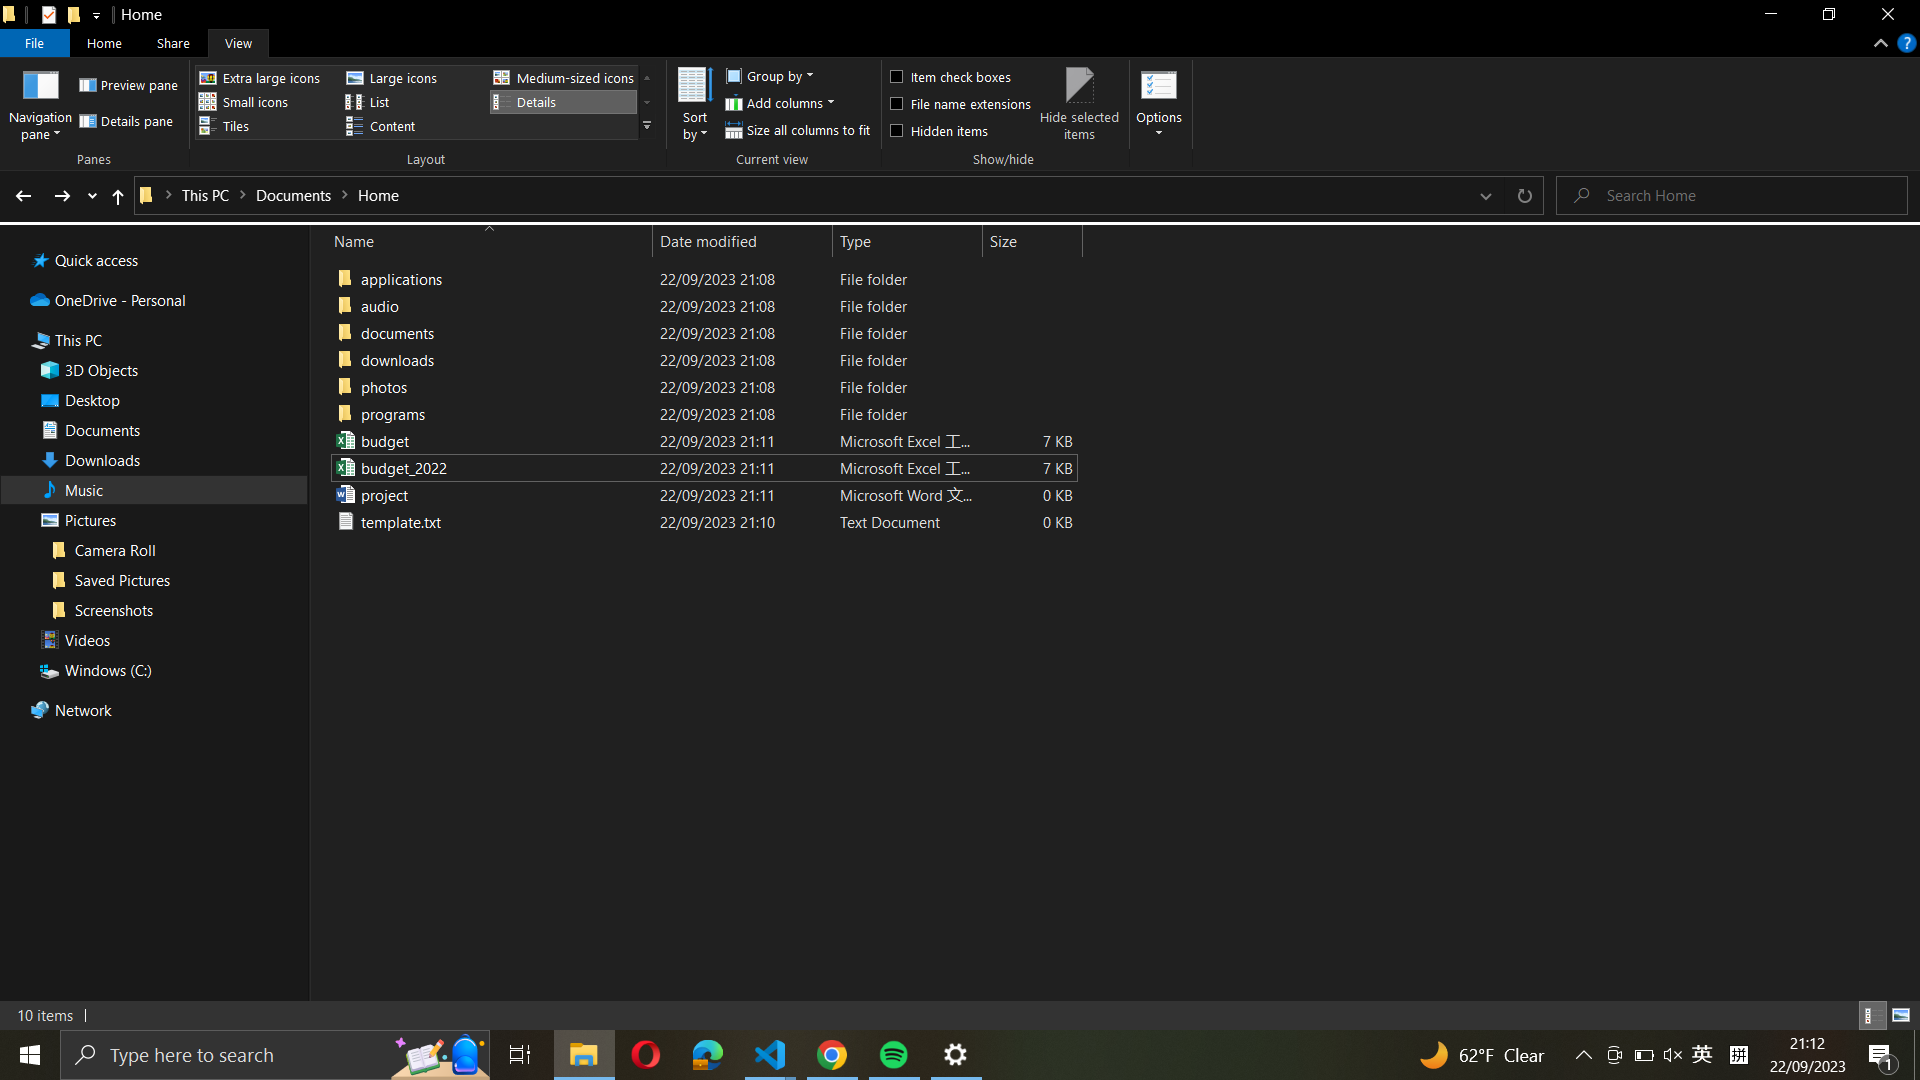 Image resolution: width=1920 pixels, height=1080 pixels. I want to click on Position "template.txt" to the "downloads" folder from the present directory by moving the file, so click(700, 519).